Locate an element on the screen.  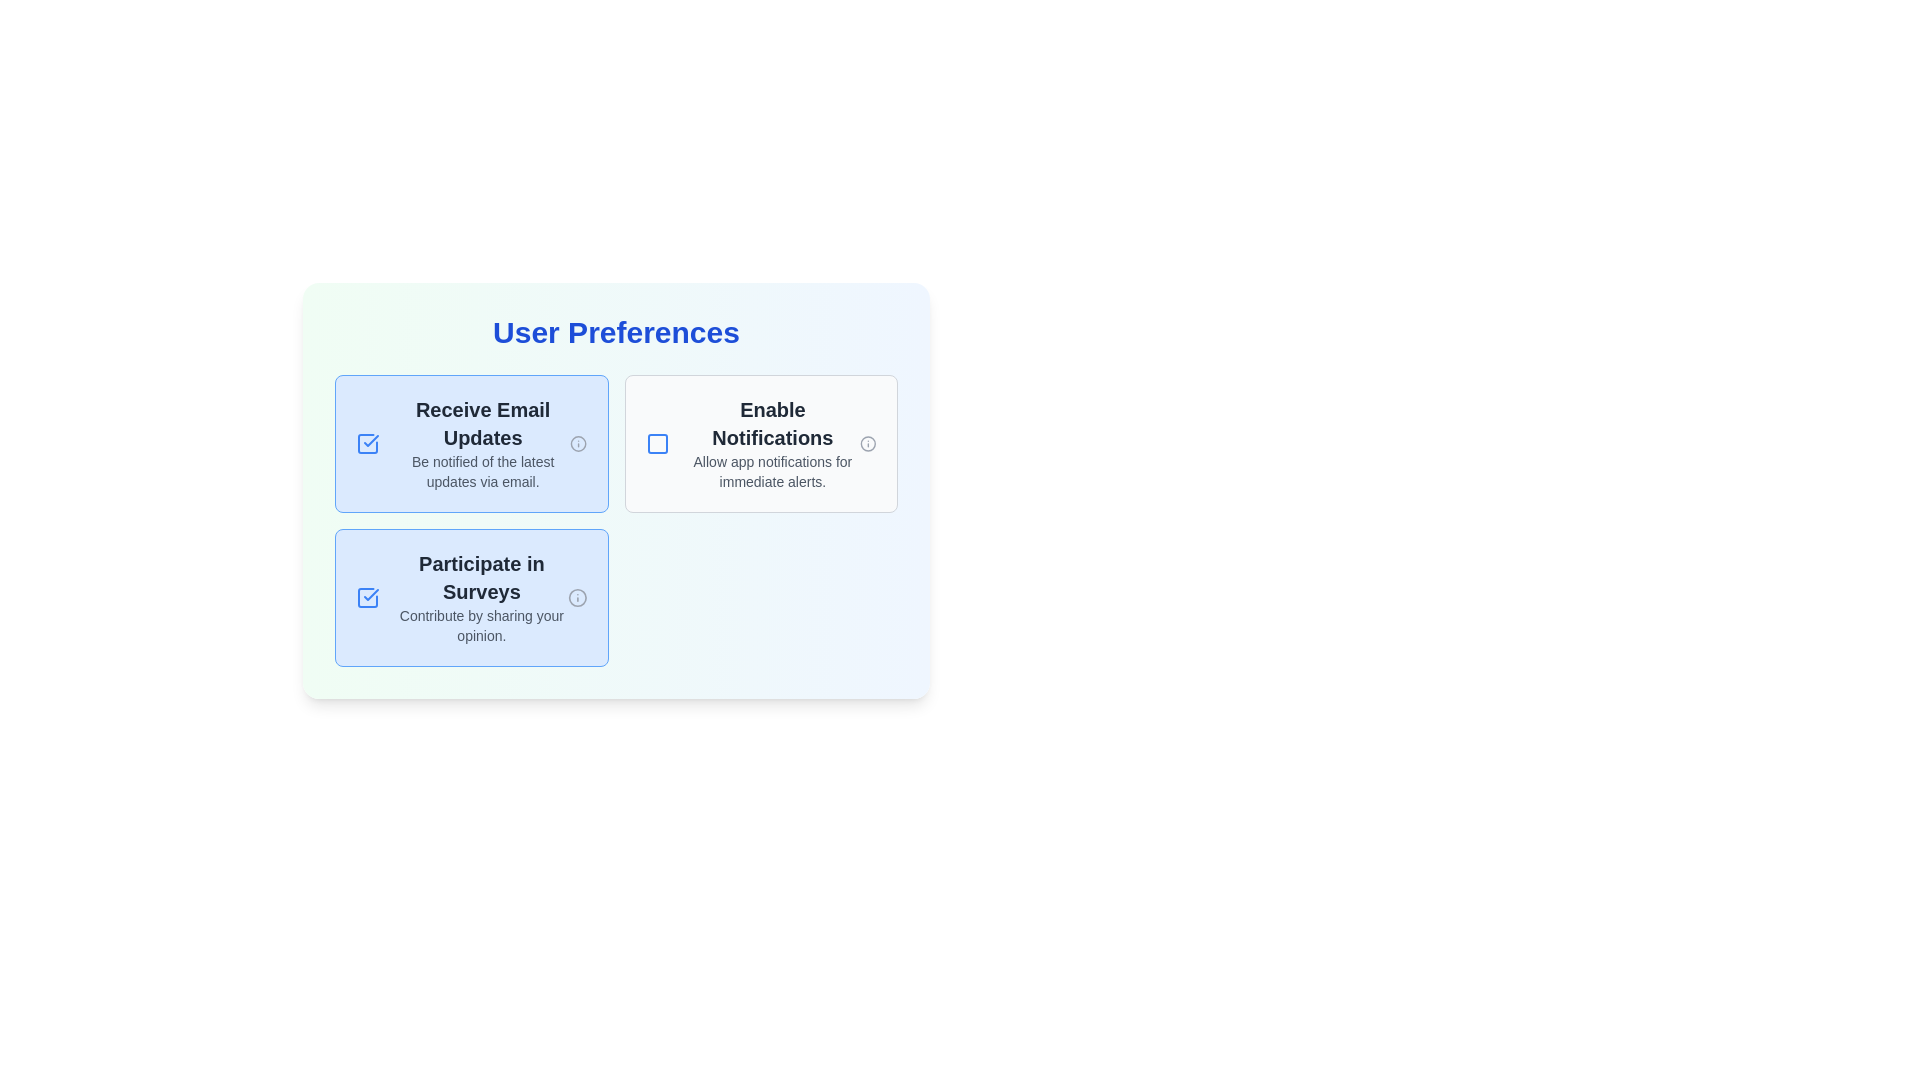
the static text label reading 'Participate in Surveys' located in the bottom-left quadrant of the 'User Preferences' section, styled in large, bold, deep gray font on a light blue background is located at coordinates (481, 578).